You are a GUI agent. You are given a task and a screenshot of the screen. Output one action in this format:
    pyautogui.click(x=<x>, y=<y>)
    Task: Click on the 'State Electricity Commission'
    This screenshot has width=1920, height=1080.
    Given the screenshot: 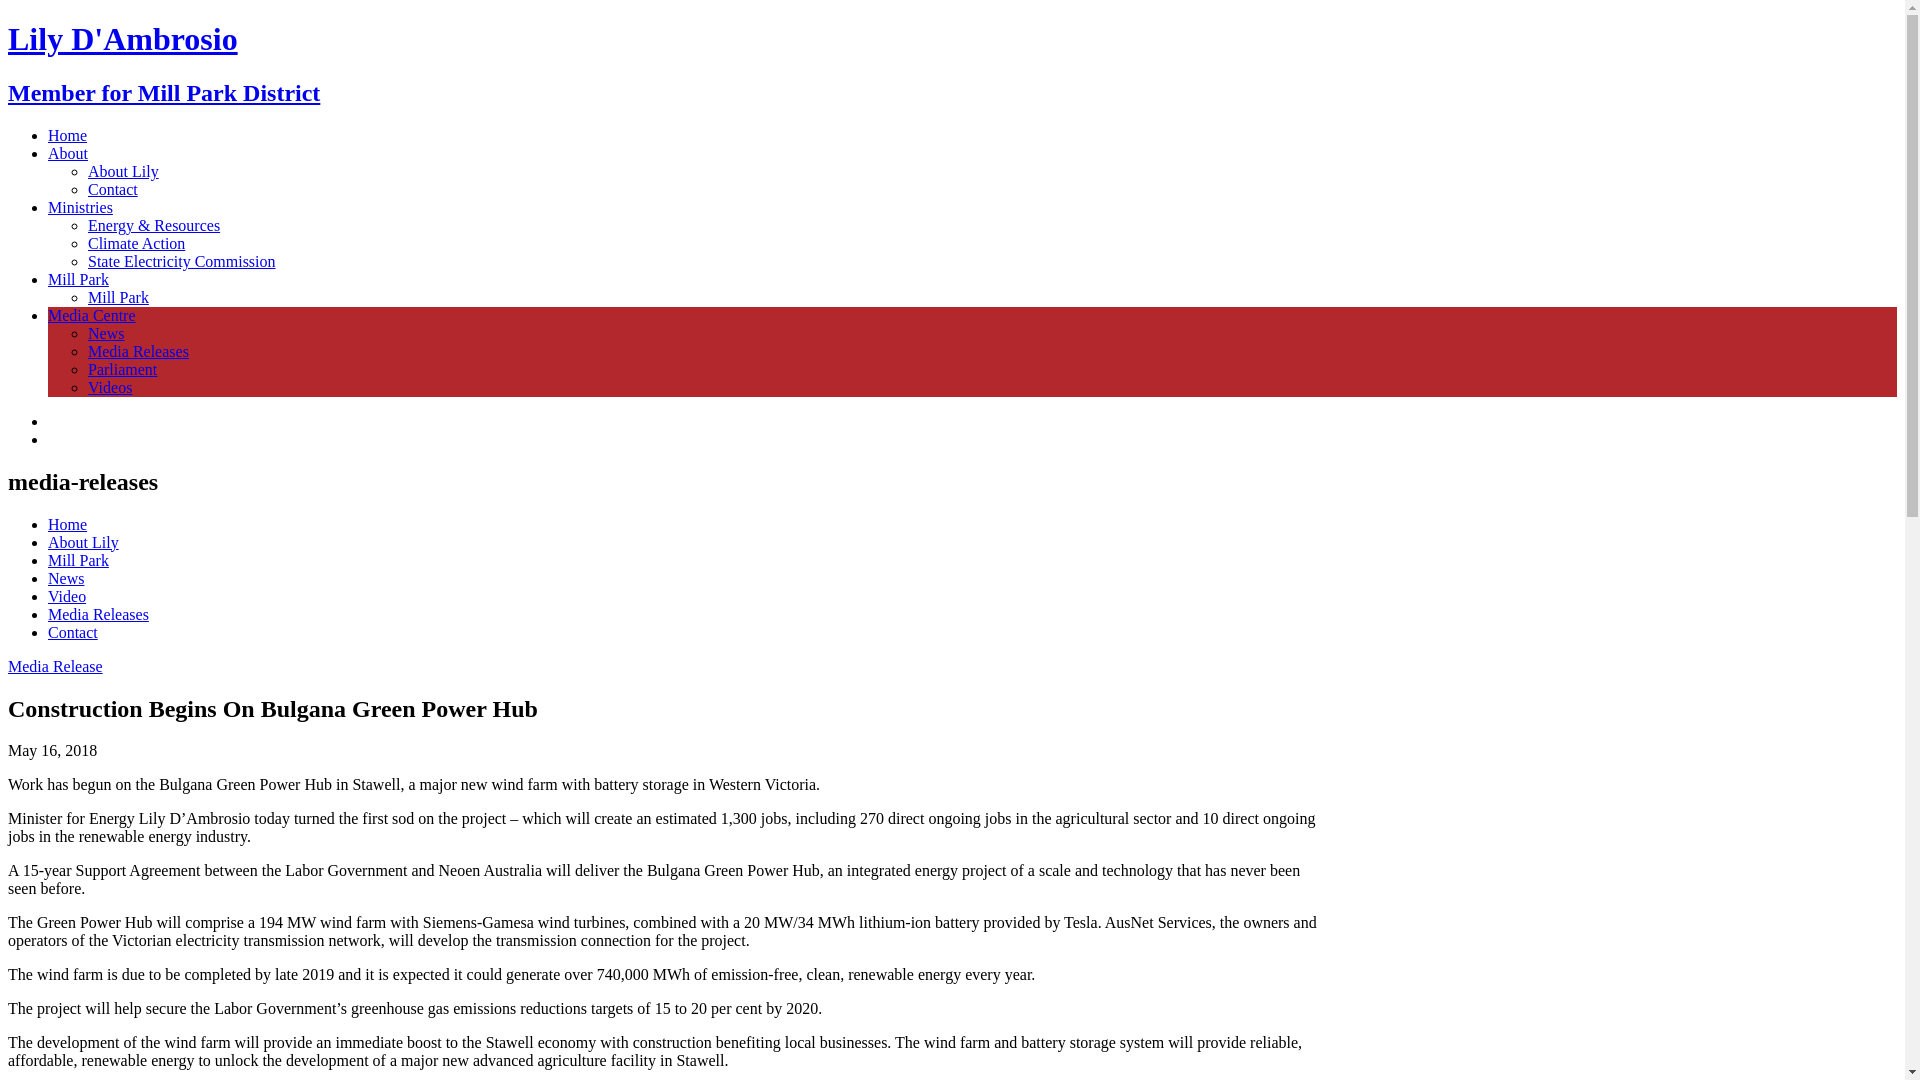 What is the action you would take?
    pyautogui.click(x=182, y=260)
    